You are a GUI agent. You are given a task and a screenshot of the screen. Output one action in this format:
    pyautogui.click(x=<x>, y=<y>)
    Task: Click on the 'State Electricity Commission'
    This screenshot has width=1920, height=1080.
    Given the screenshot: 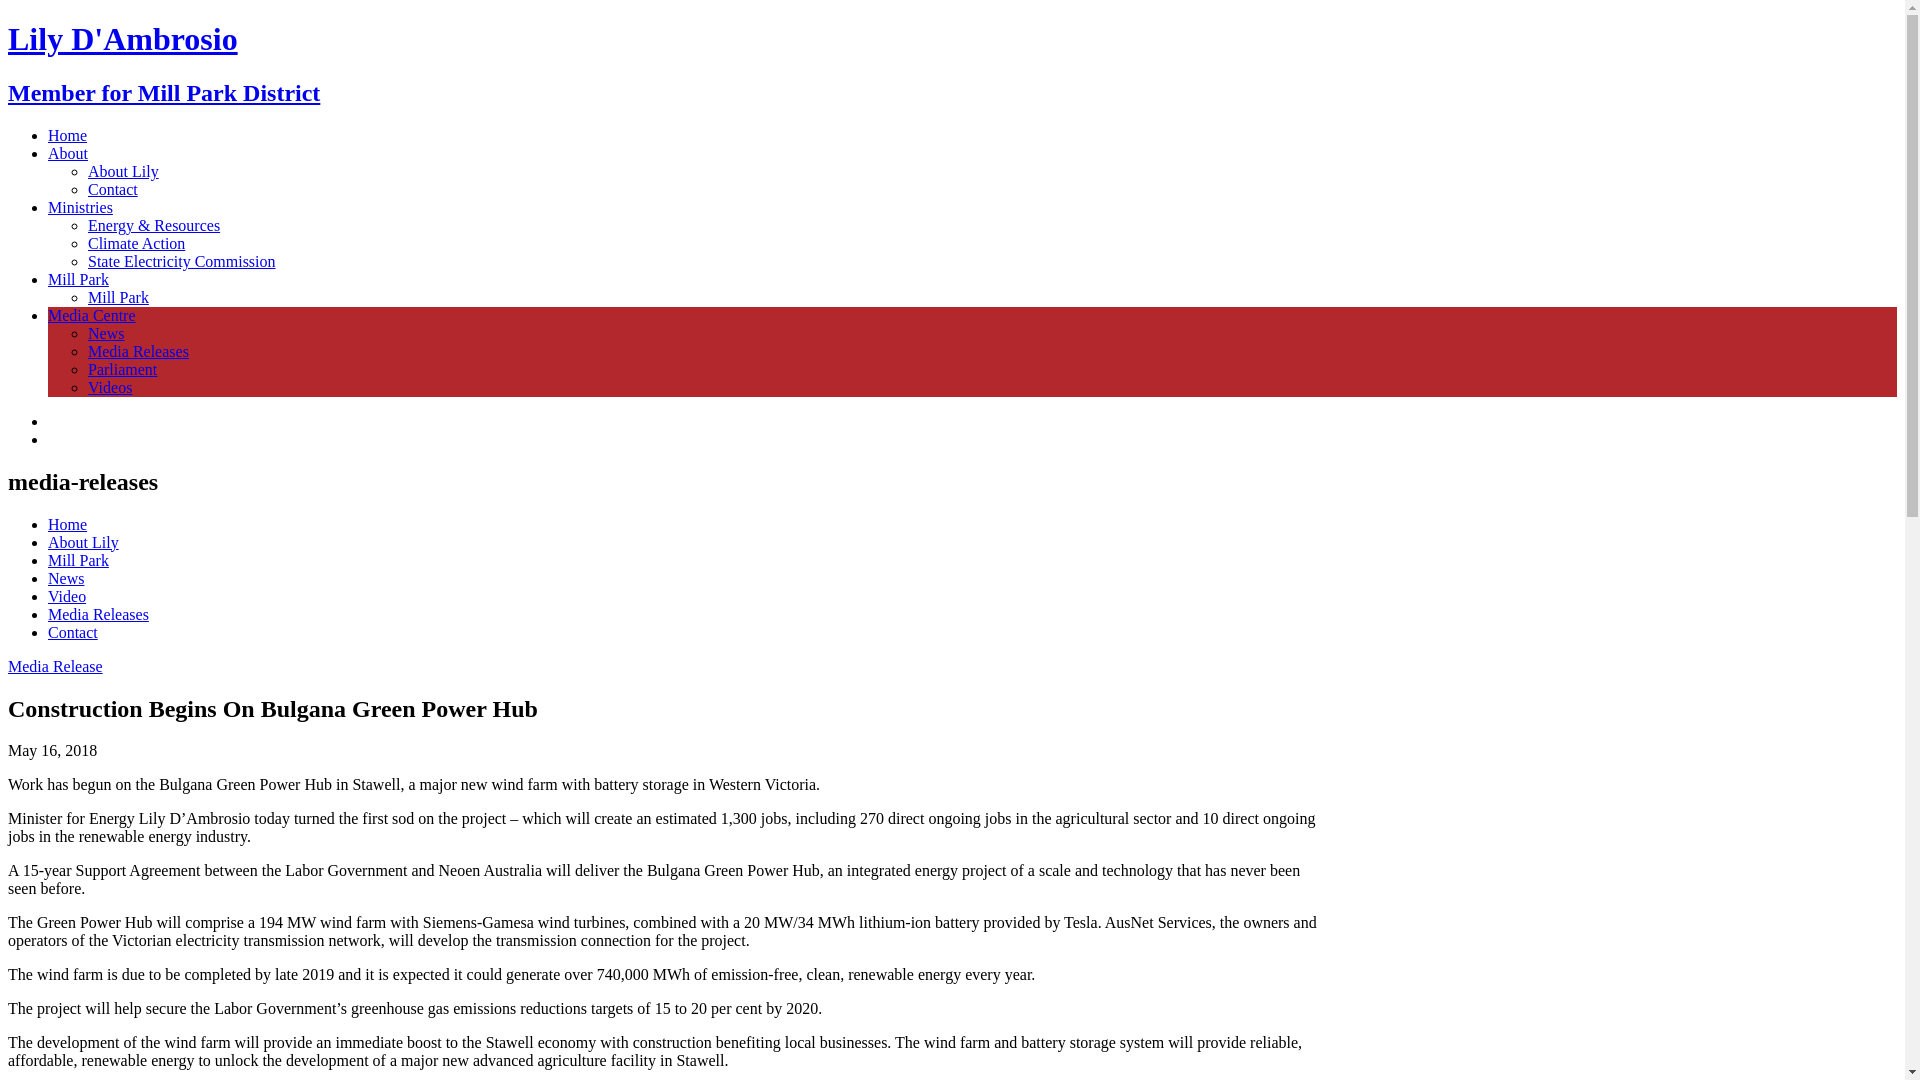 What is the action you would take?
    pyautogui.click(x=182, y=260)
    